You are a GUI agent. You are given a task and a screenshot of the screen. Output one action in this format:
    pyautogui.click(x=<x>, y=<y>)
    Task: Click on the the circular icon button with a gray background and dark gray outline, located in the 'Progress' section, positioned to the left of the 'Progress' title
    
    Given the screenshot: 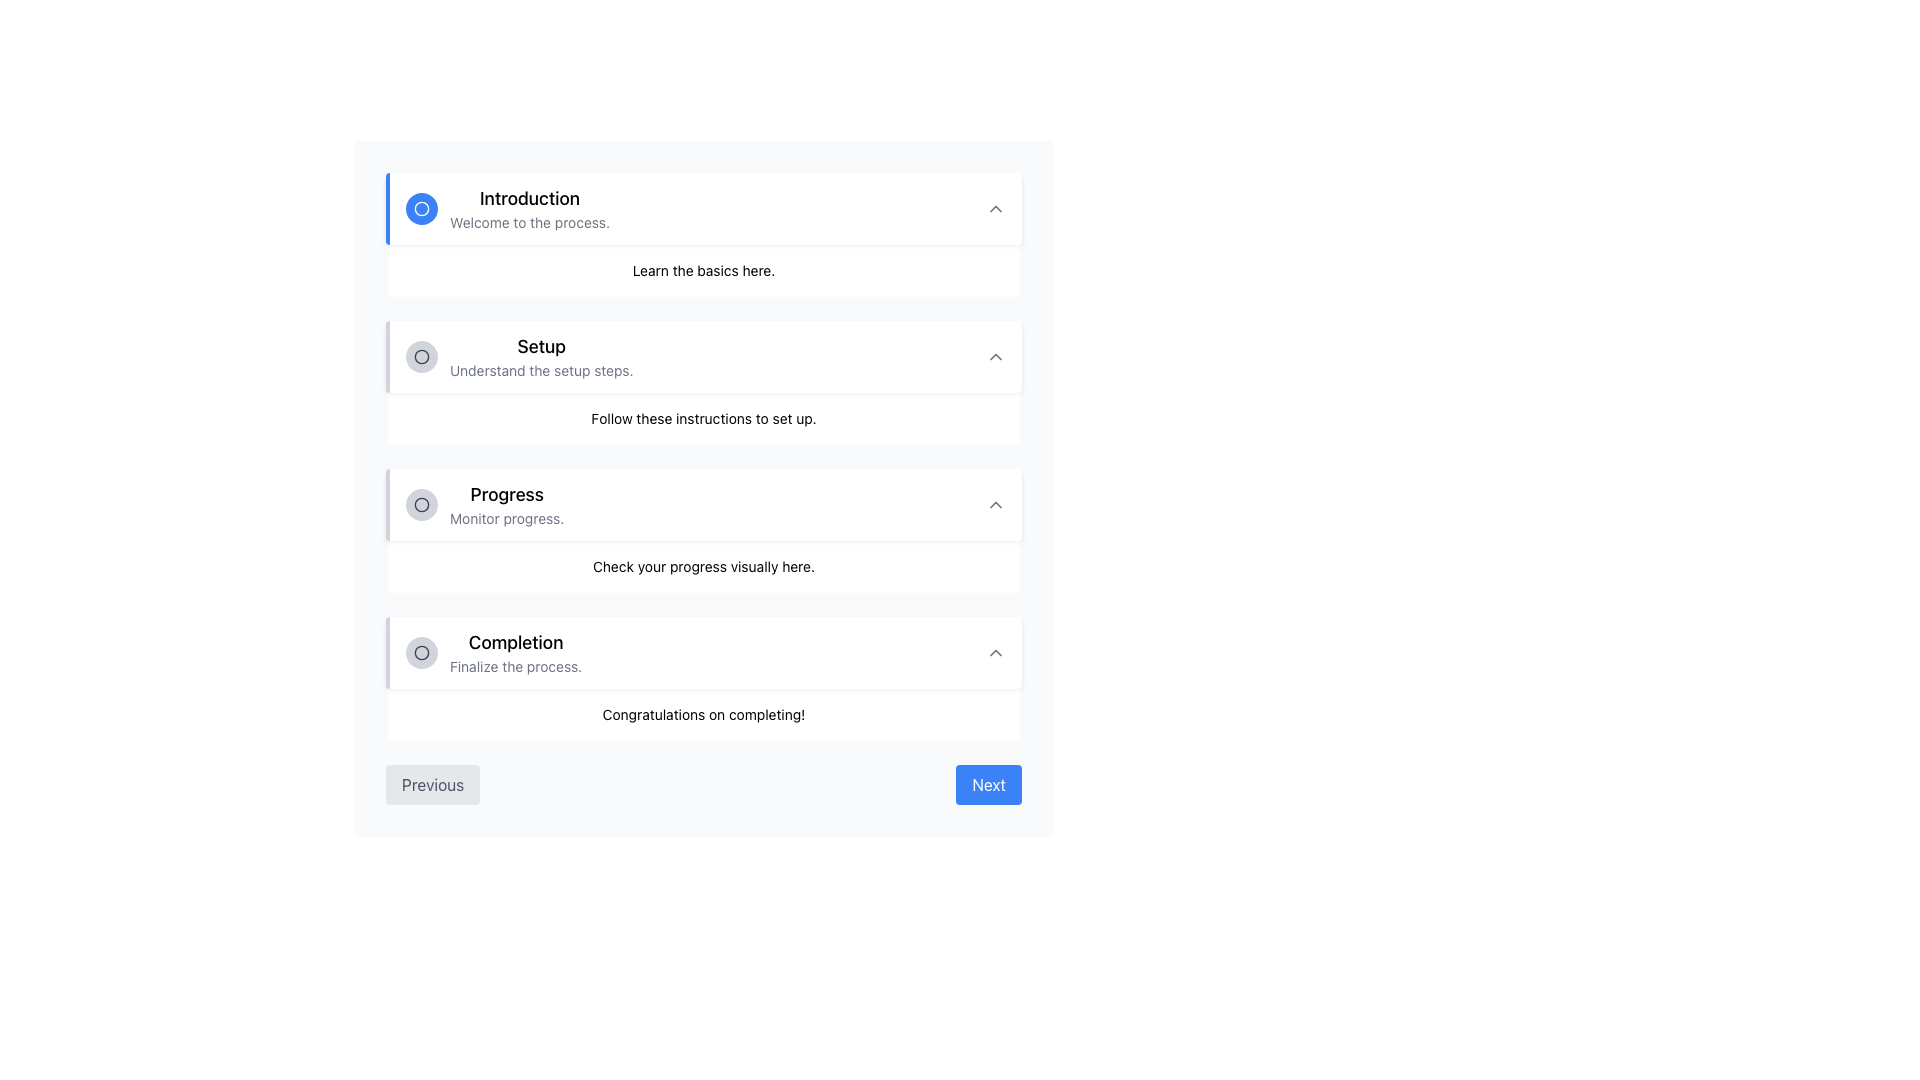 What is the action you would take?
    pyautogui.click(x=421, y=504)
    